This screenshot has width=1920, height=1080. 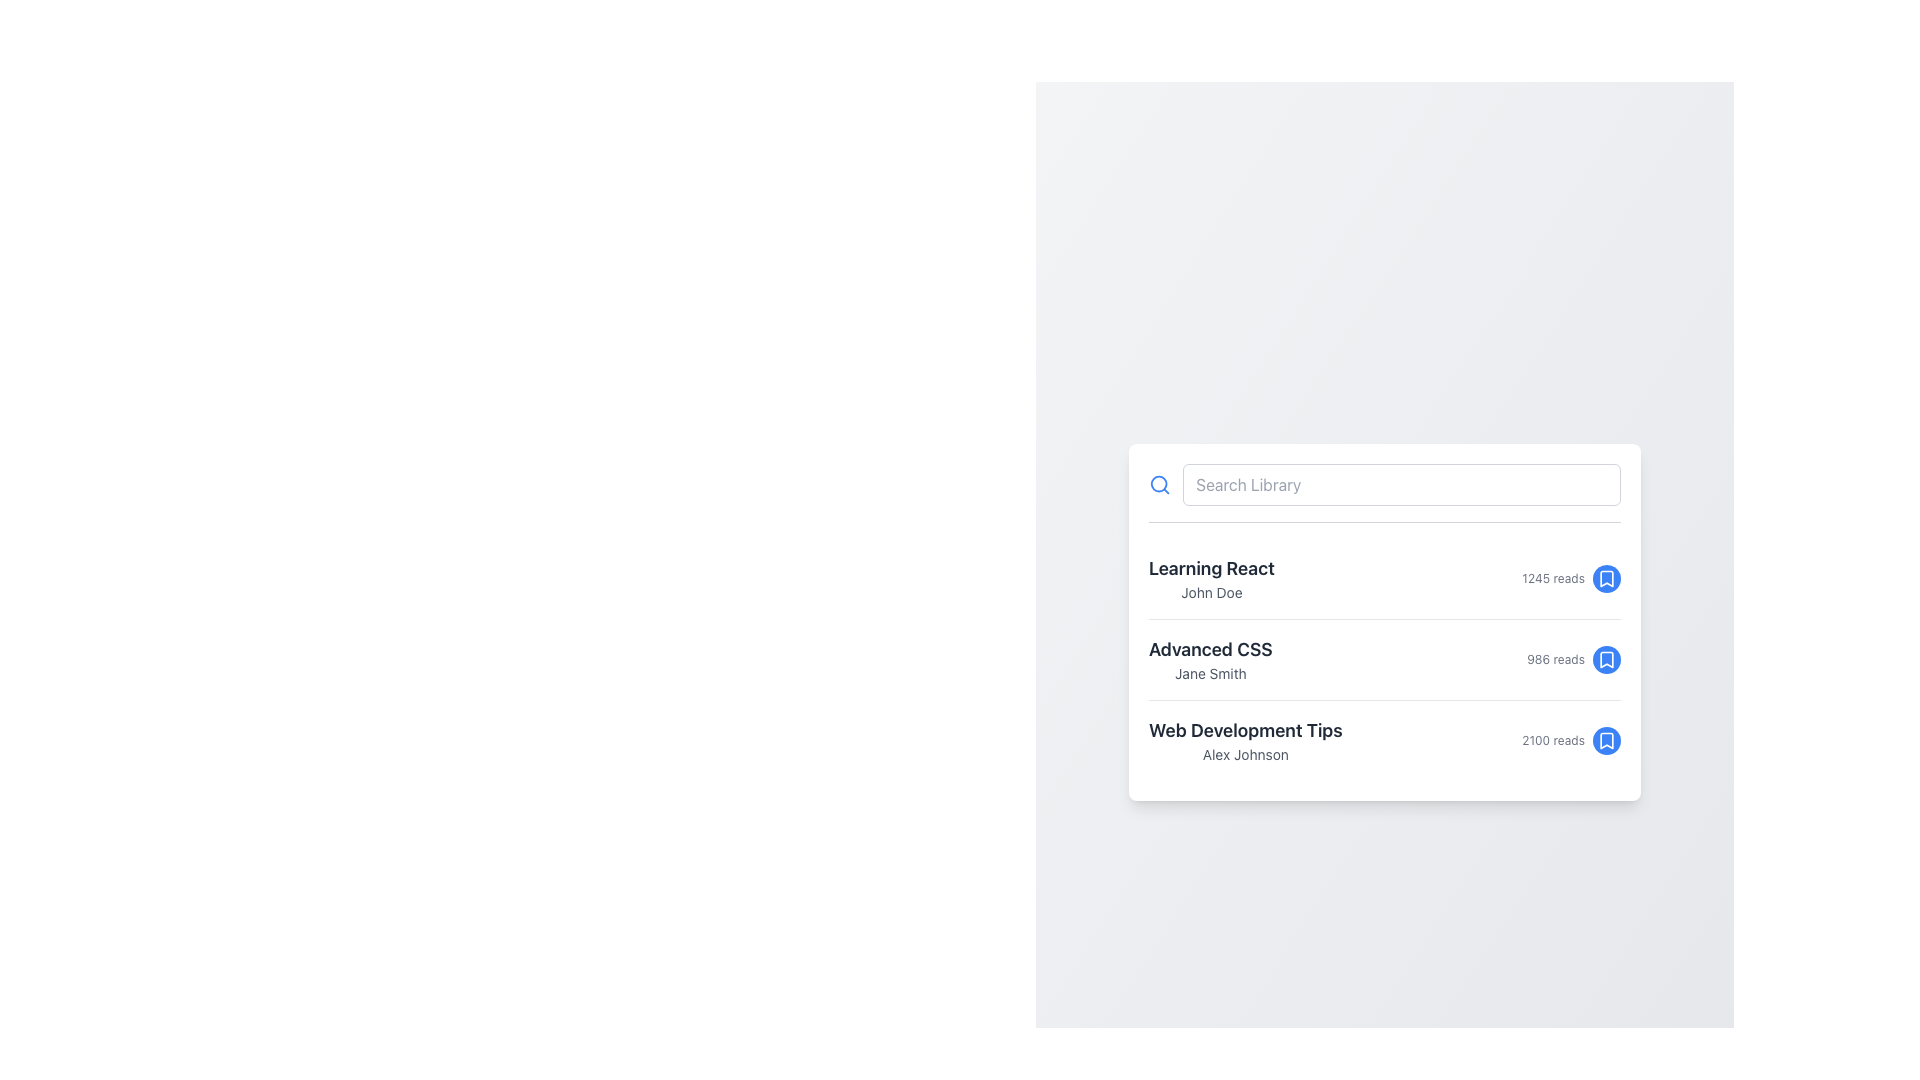 I want to click on the bookmark icon button located on the rightmost part of the third list item, so click(x=1607, y=740).